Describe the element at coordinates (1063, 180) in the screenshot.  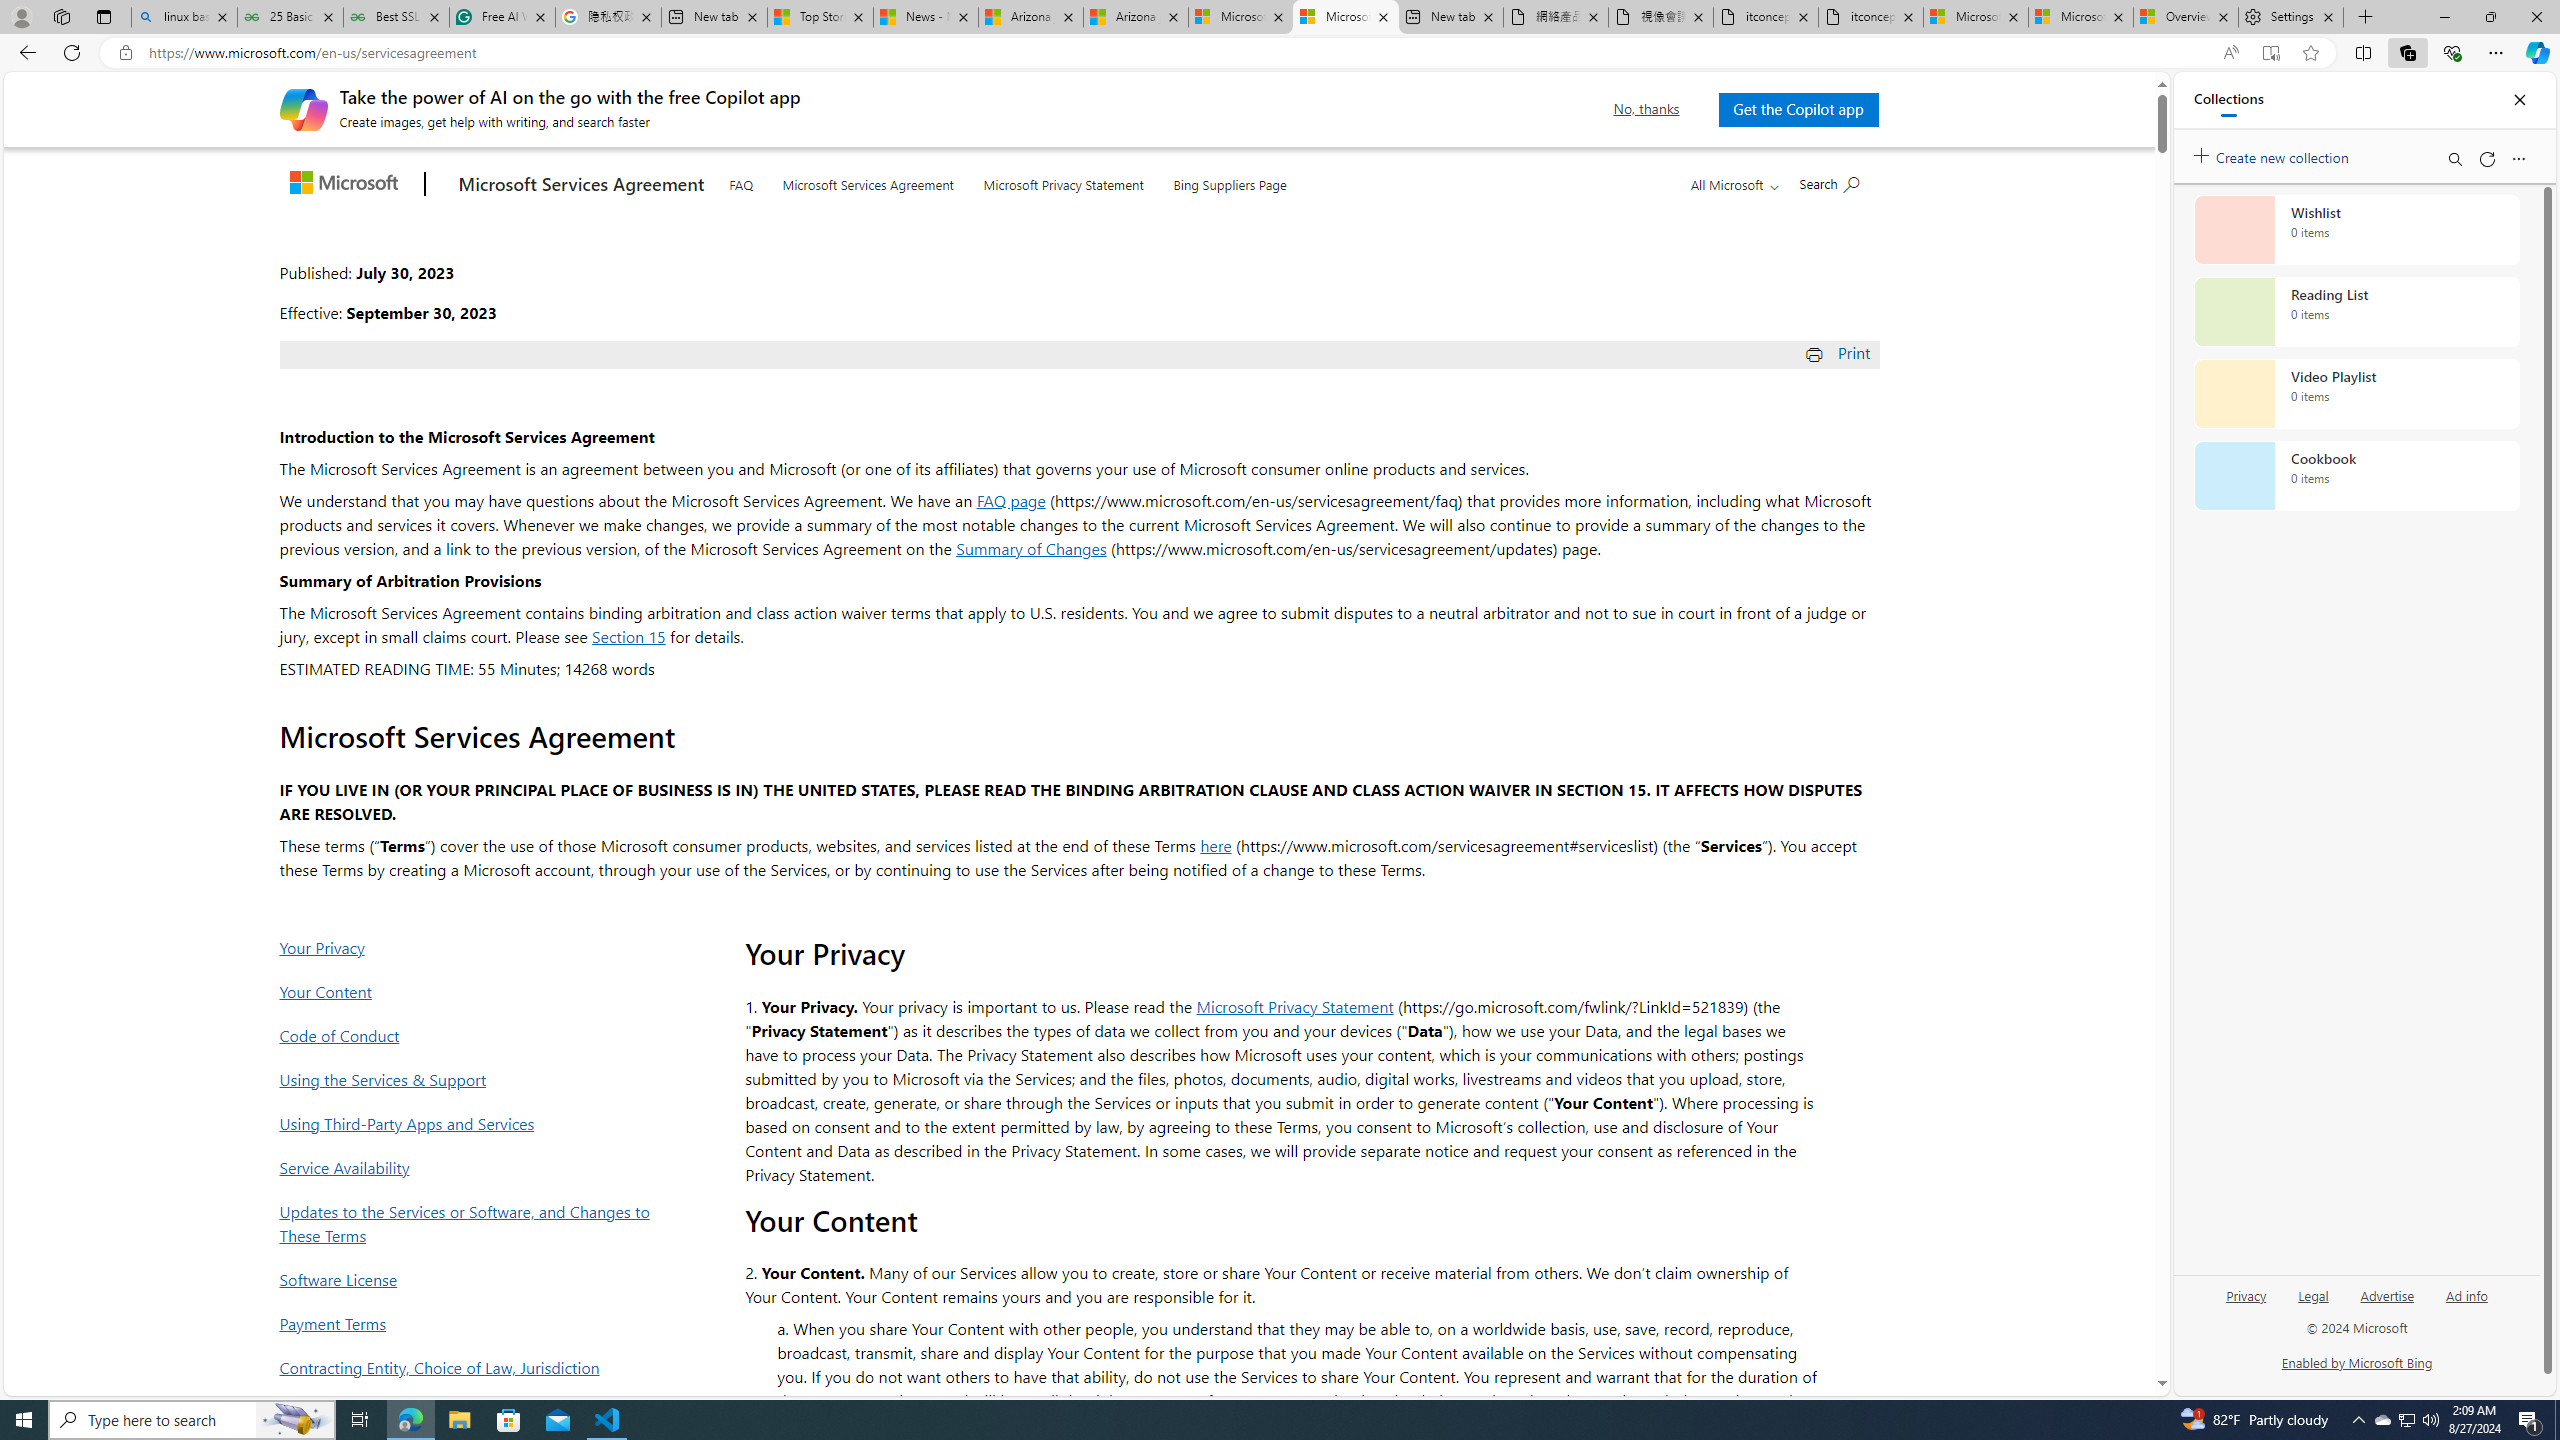
I see `'Microsoft Privacy Statement'` at that location.